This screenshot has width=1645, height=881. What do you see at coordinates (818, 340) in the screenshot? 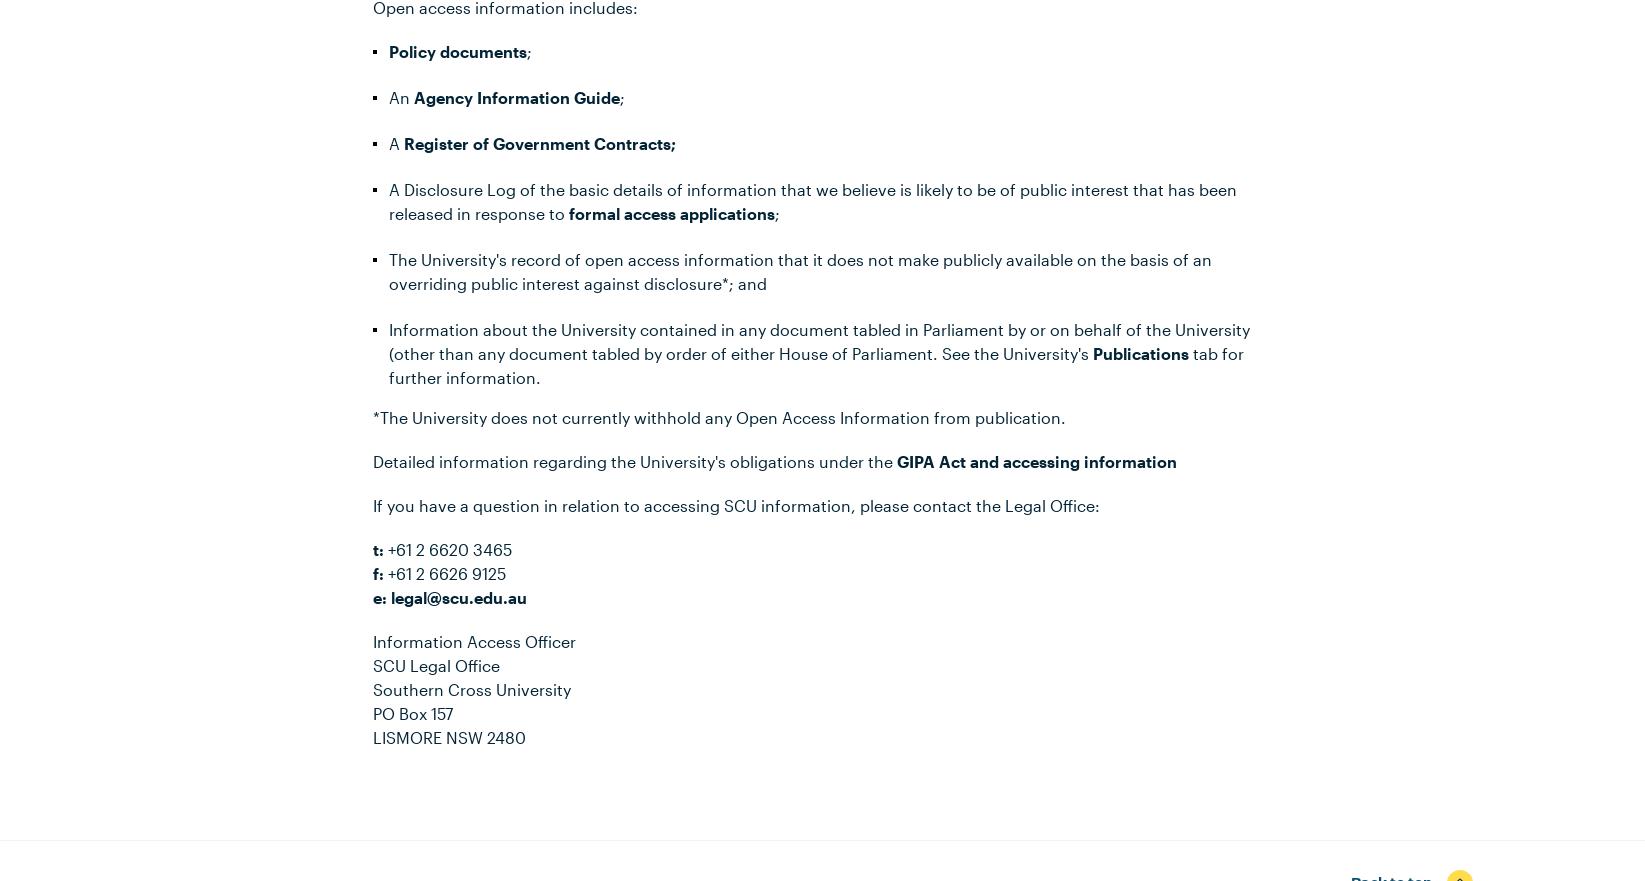
I see `'Information about the University contained in any document tabled in Parliament by or on behalf of the University (other than any document tabled by order of either House of Parliament. See the University's'` at bounding box center [818, 340].